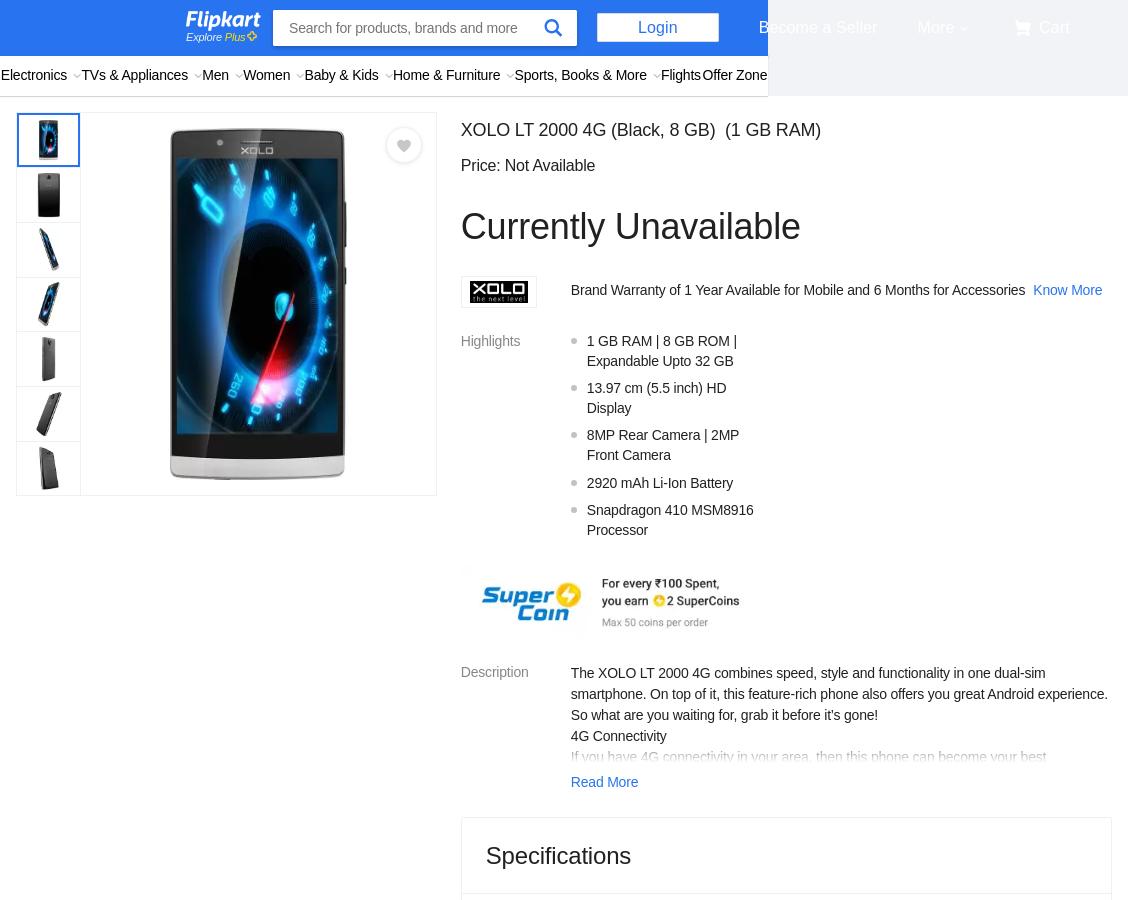 This screenshot has height=900, width=1128. Describe the element at coordinates (662, 444) in the screenshot. I see `'8MP Rear Camera | 2MP Front Camera'` at that location.